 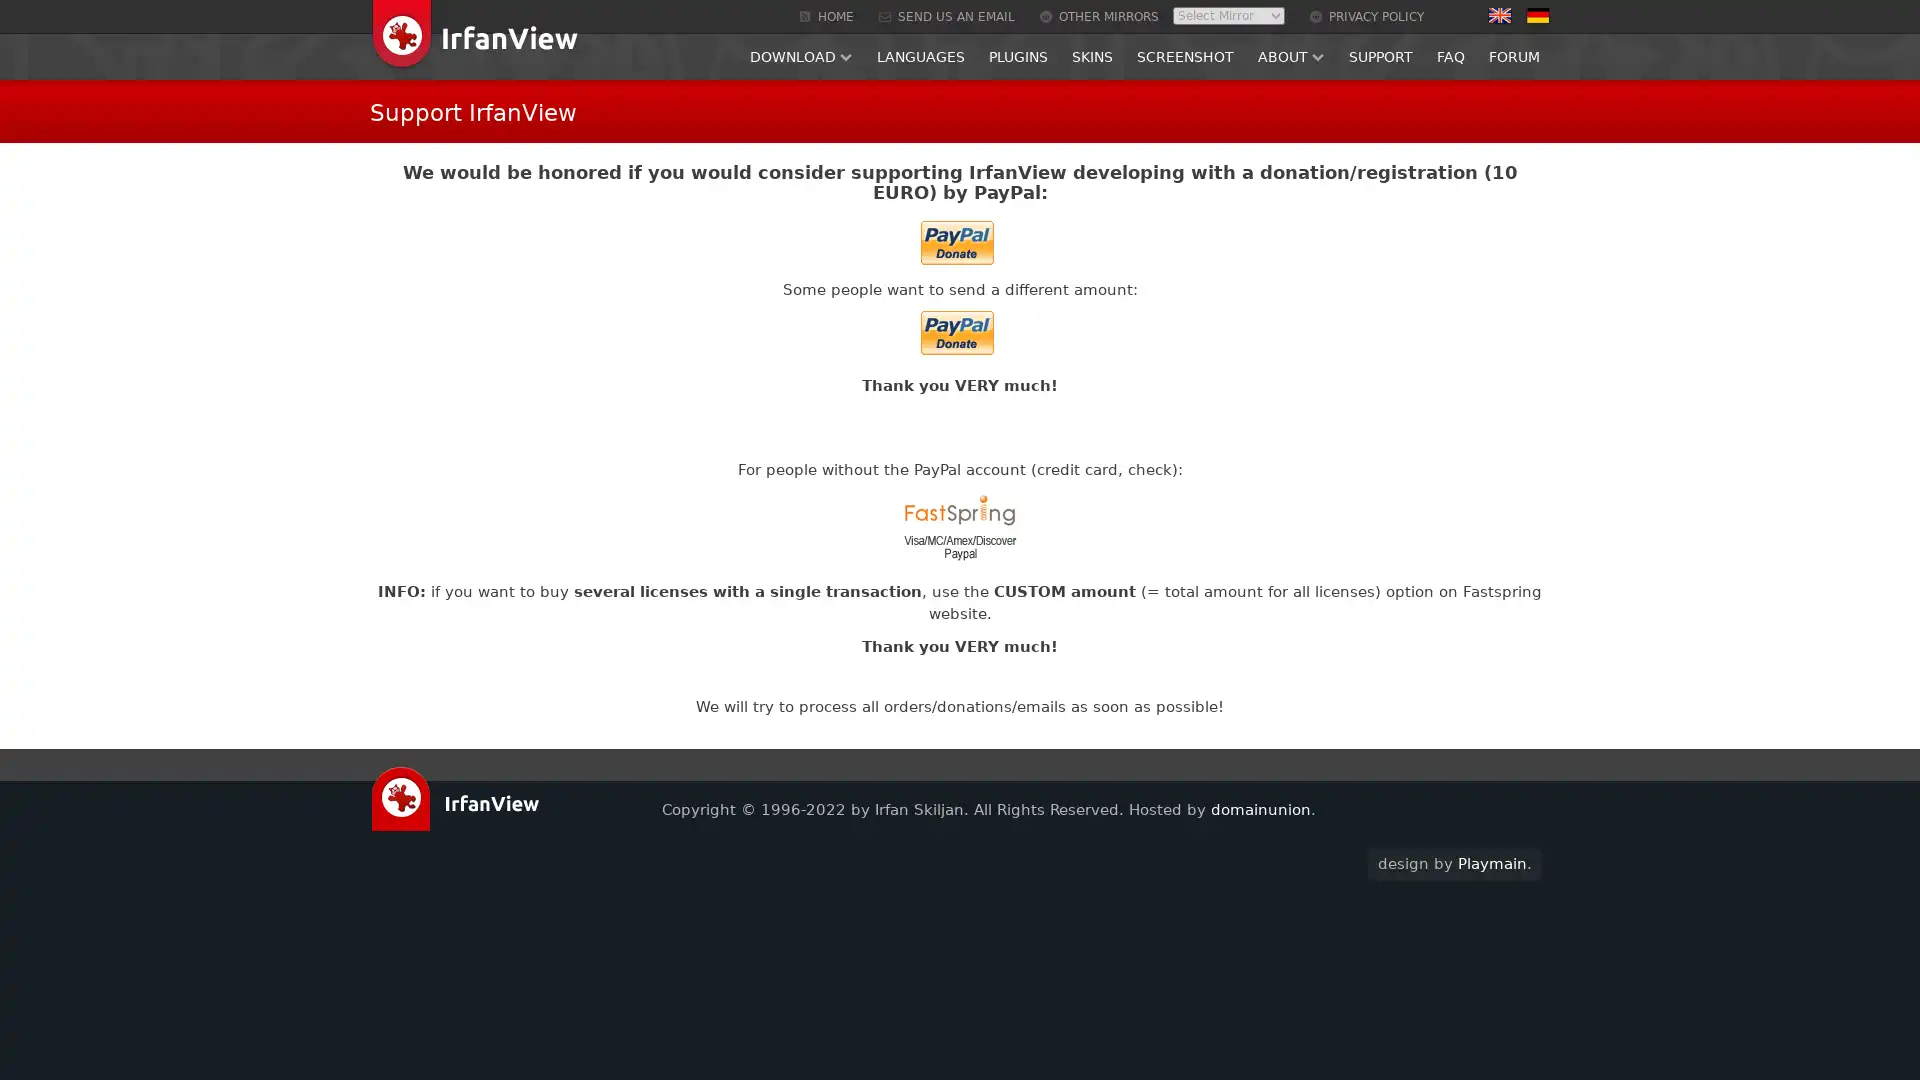 I want to click on Make payments with PayPal - it's fast, free and secure!, so click(x=955, y=331).